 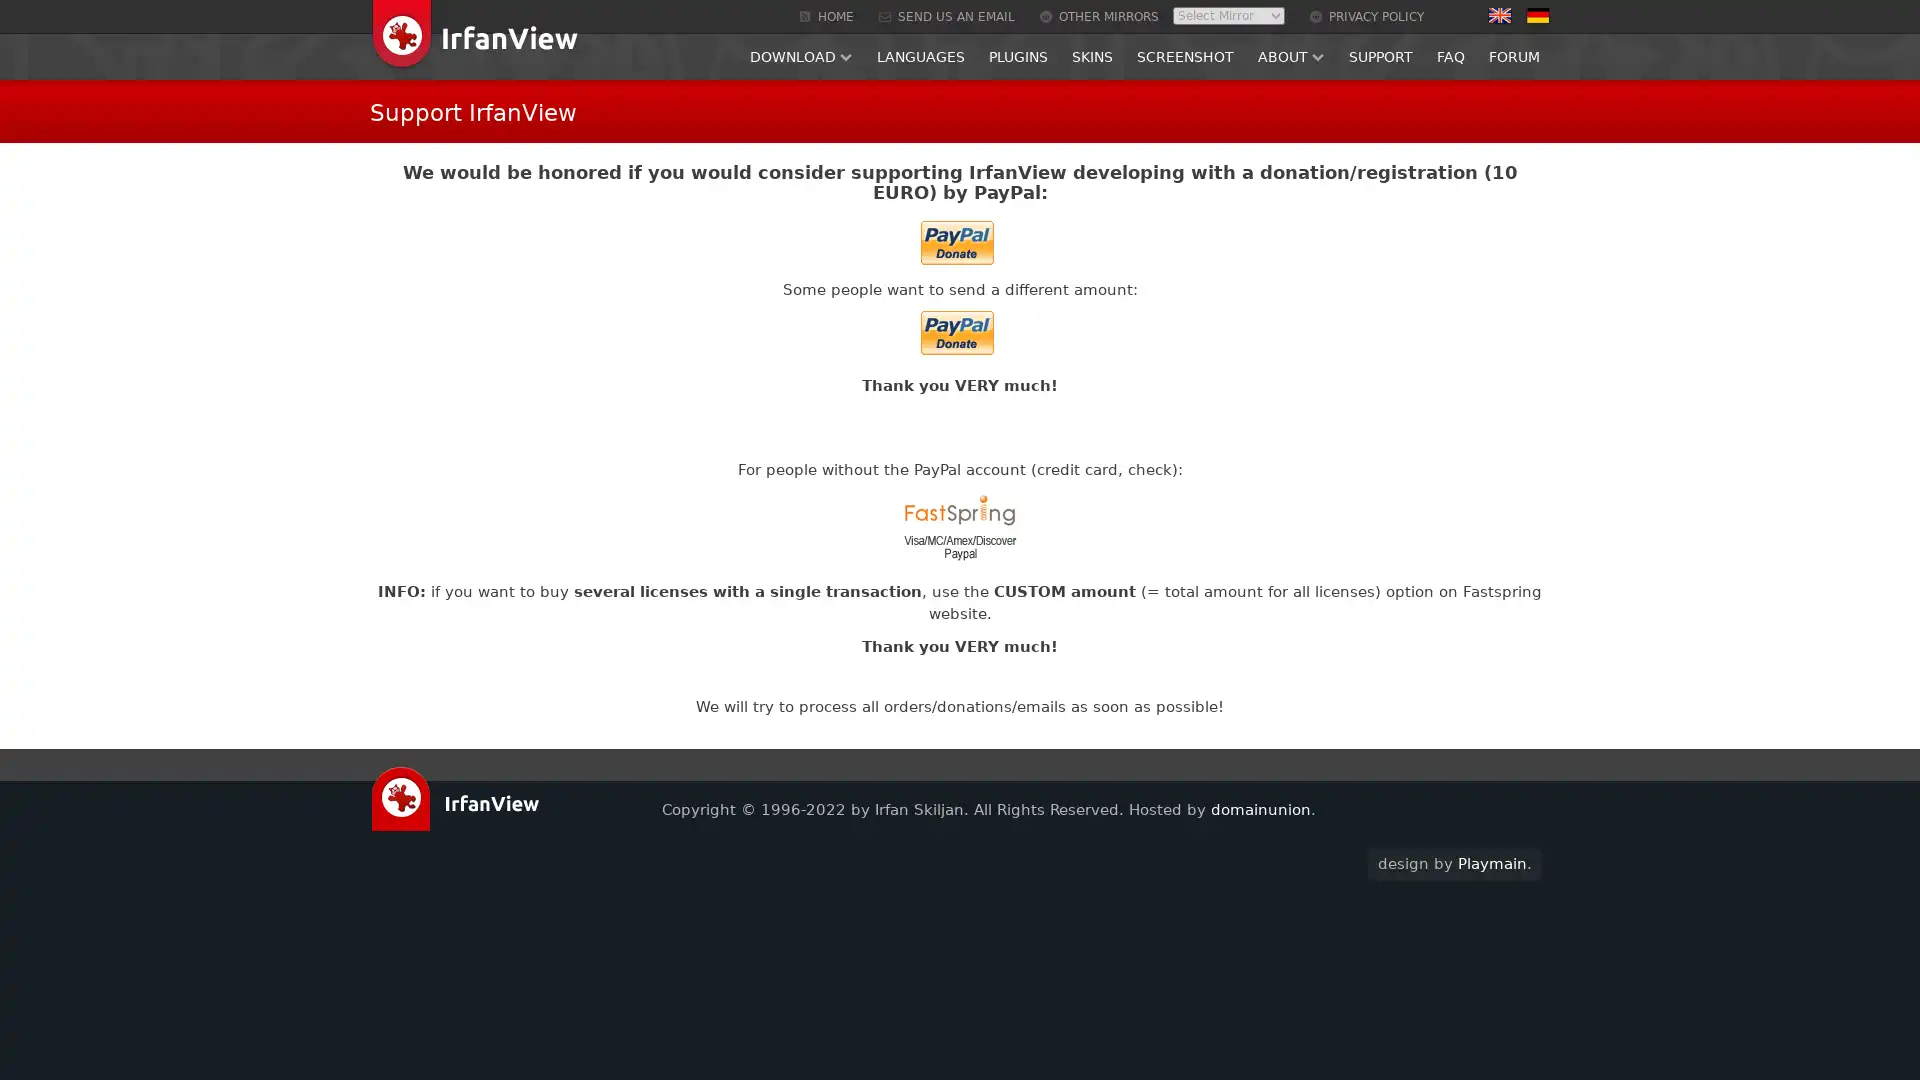 I want to click on Make payments with PayPal - it's fast, free and secure!, so click(x=955, y=331).